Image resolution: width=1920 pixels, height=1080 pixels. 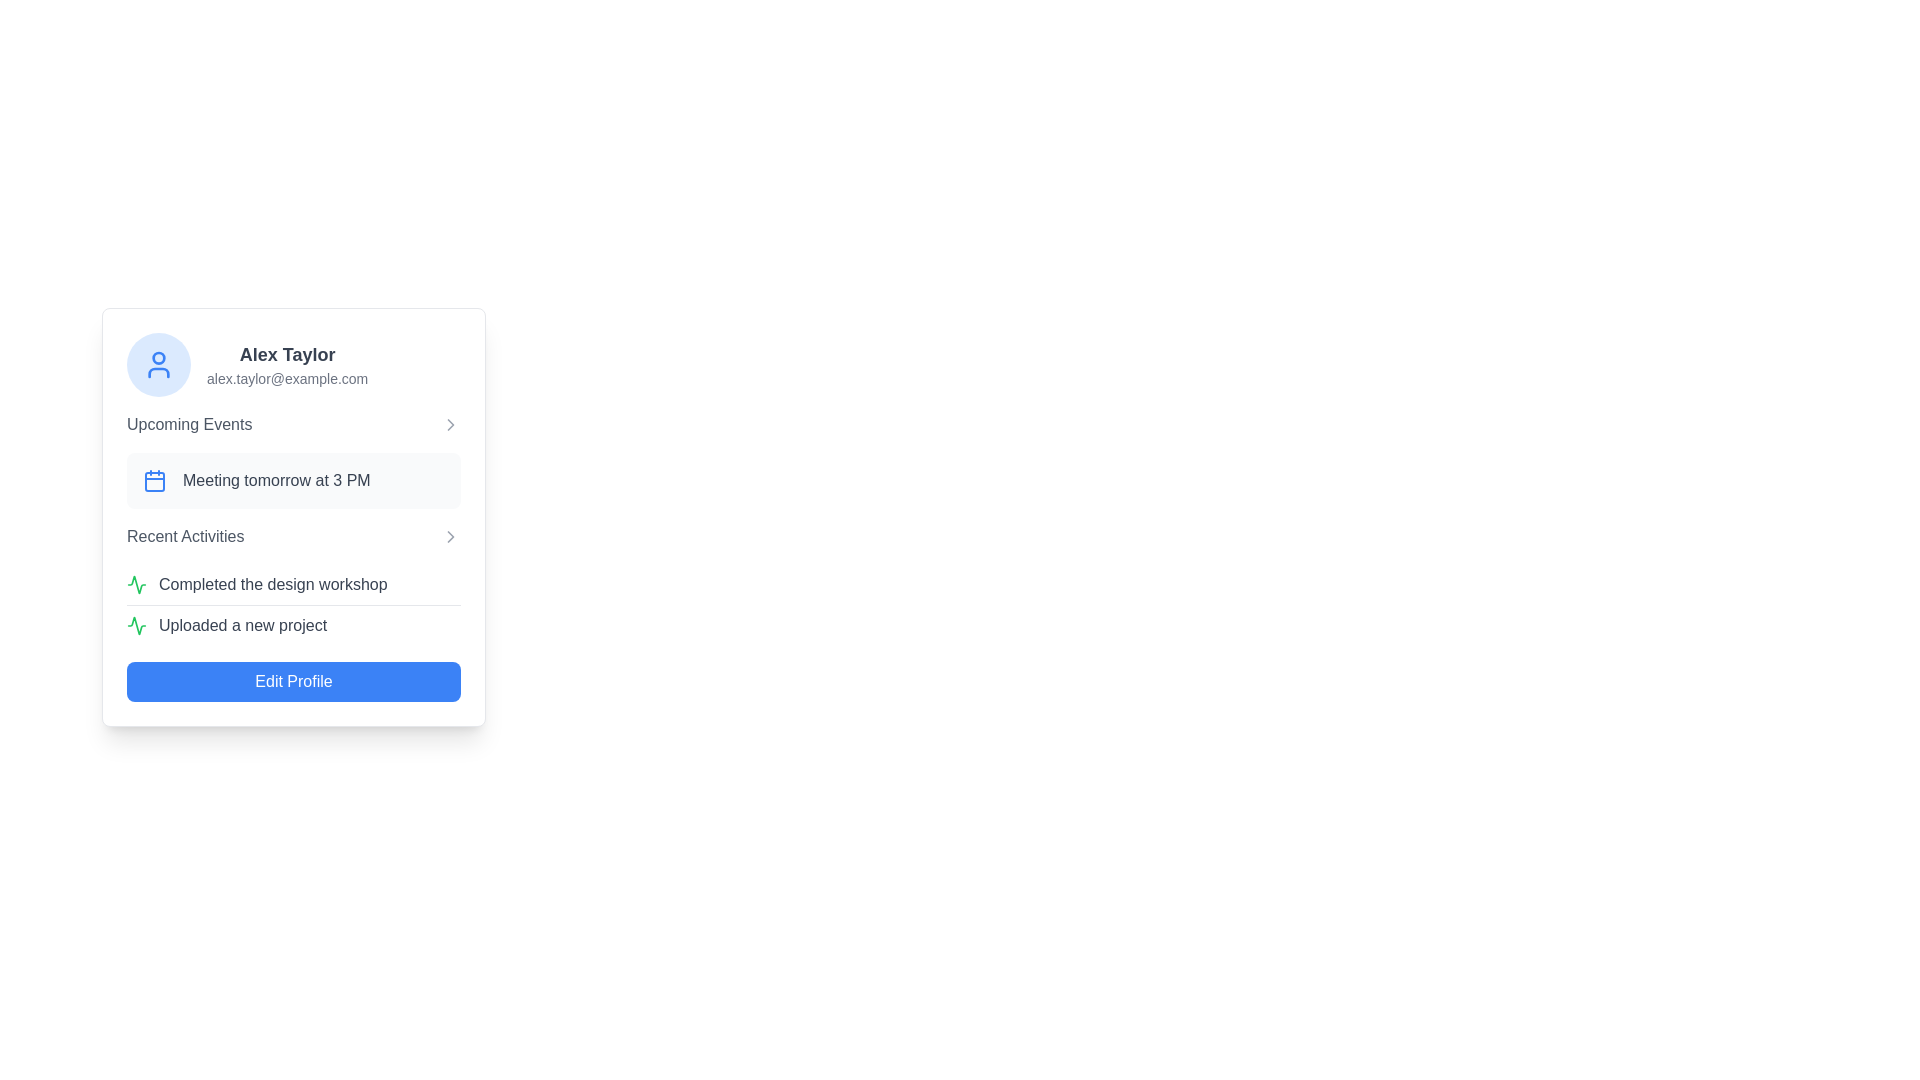 I want to click on the user name Text label located at the top-left corner of the card, which displays the name associated with the card's content, so click(x=286, y=353).